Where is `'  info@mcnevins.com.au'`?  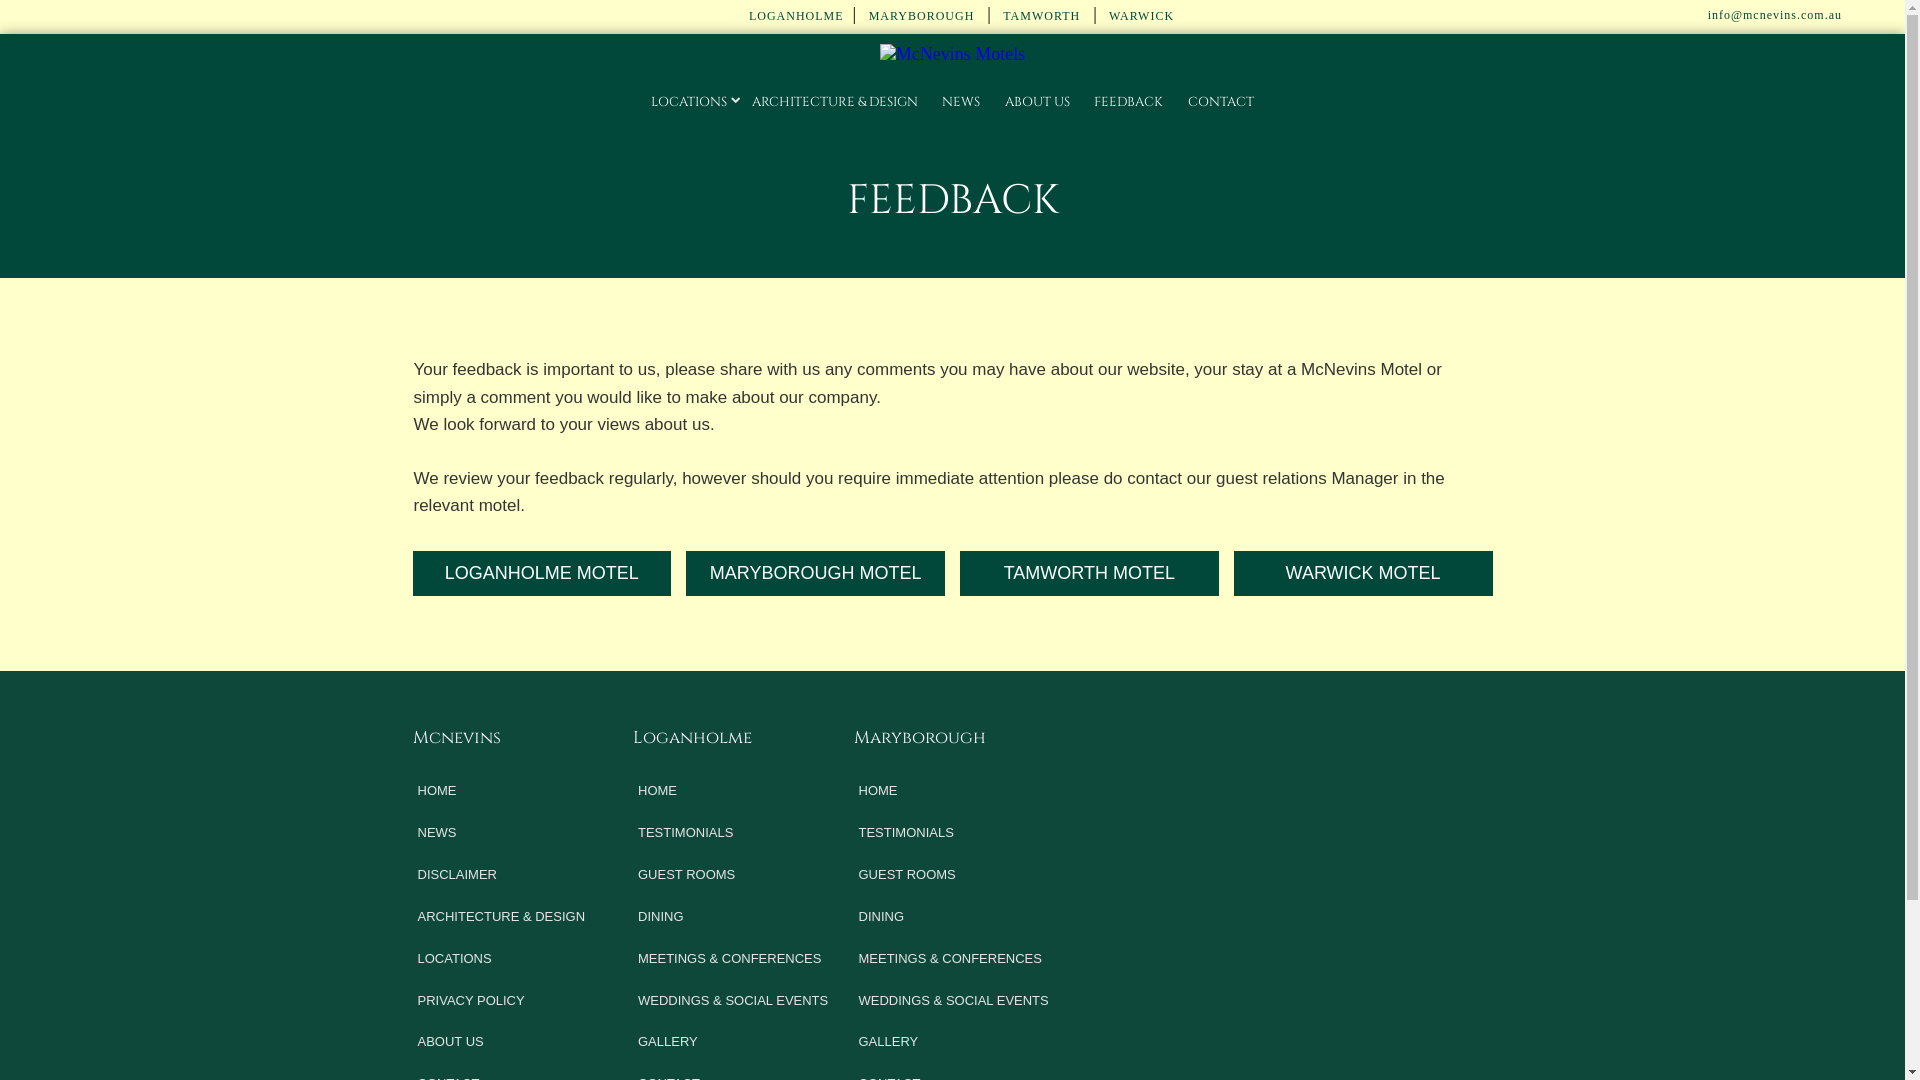 '  info@mcnevins.com.au' is located at coordinates (1771, 15).